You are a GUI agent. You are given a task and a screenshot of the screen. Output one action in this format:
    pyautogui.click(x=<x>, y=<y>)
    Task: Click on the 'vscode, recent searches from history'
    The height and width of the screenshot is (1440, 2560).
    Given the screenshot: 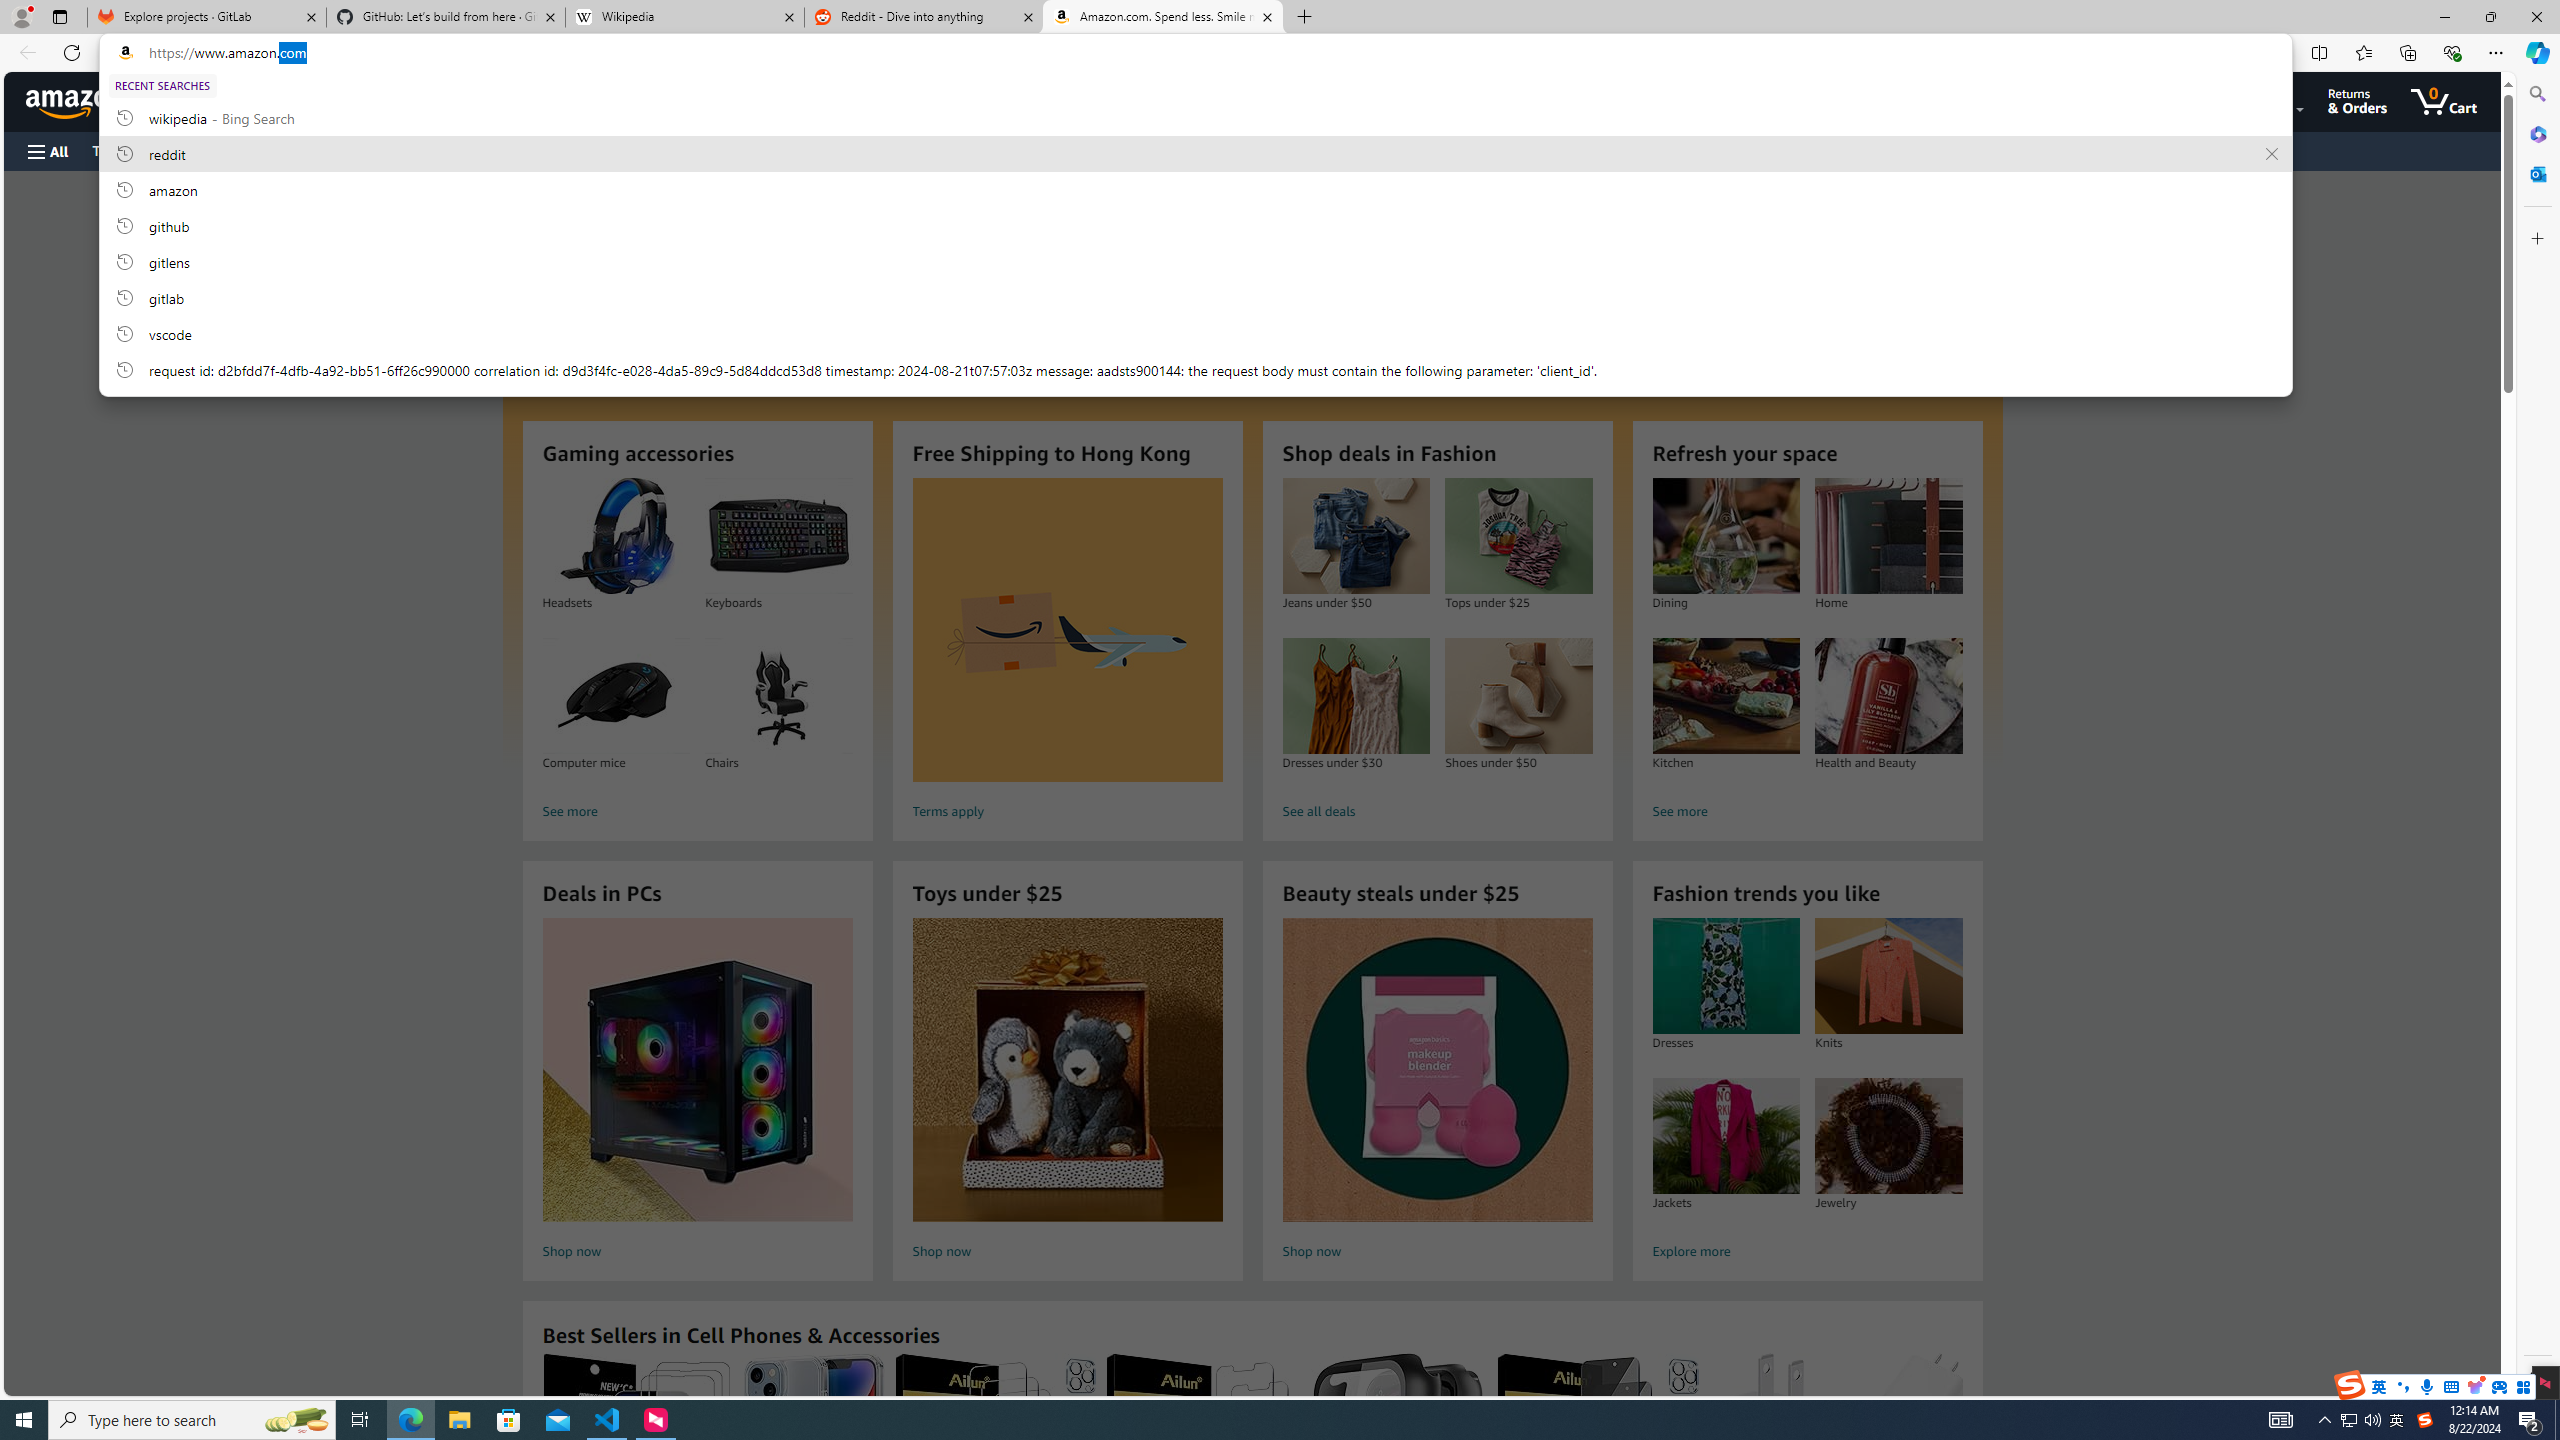 What is the action you would take?
    pyautogui.click(x=1194, y=333)
    